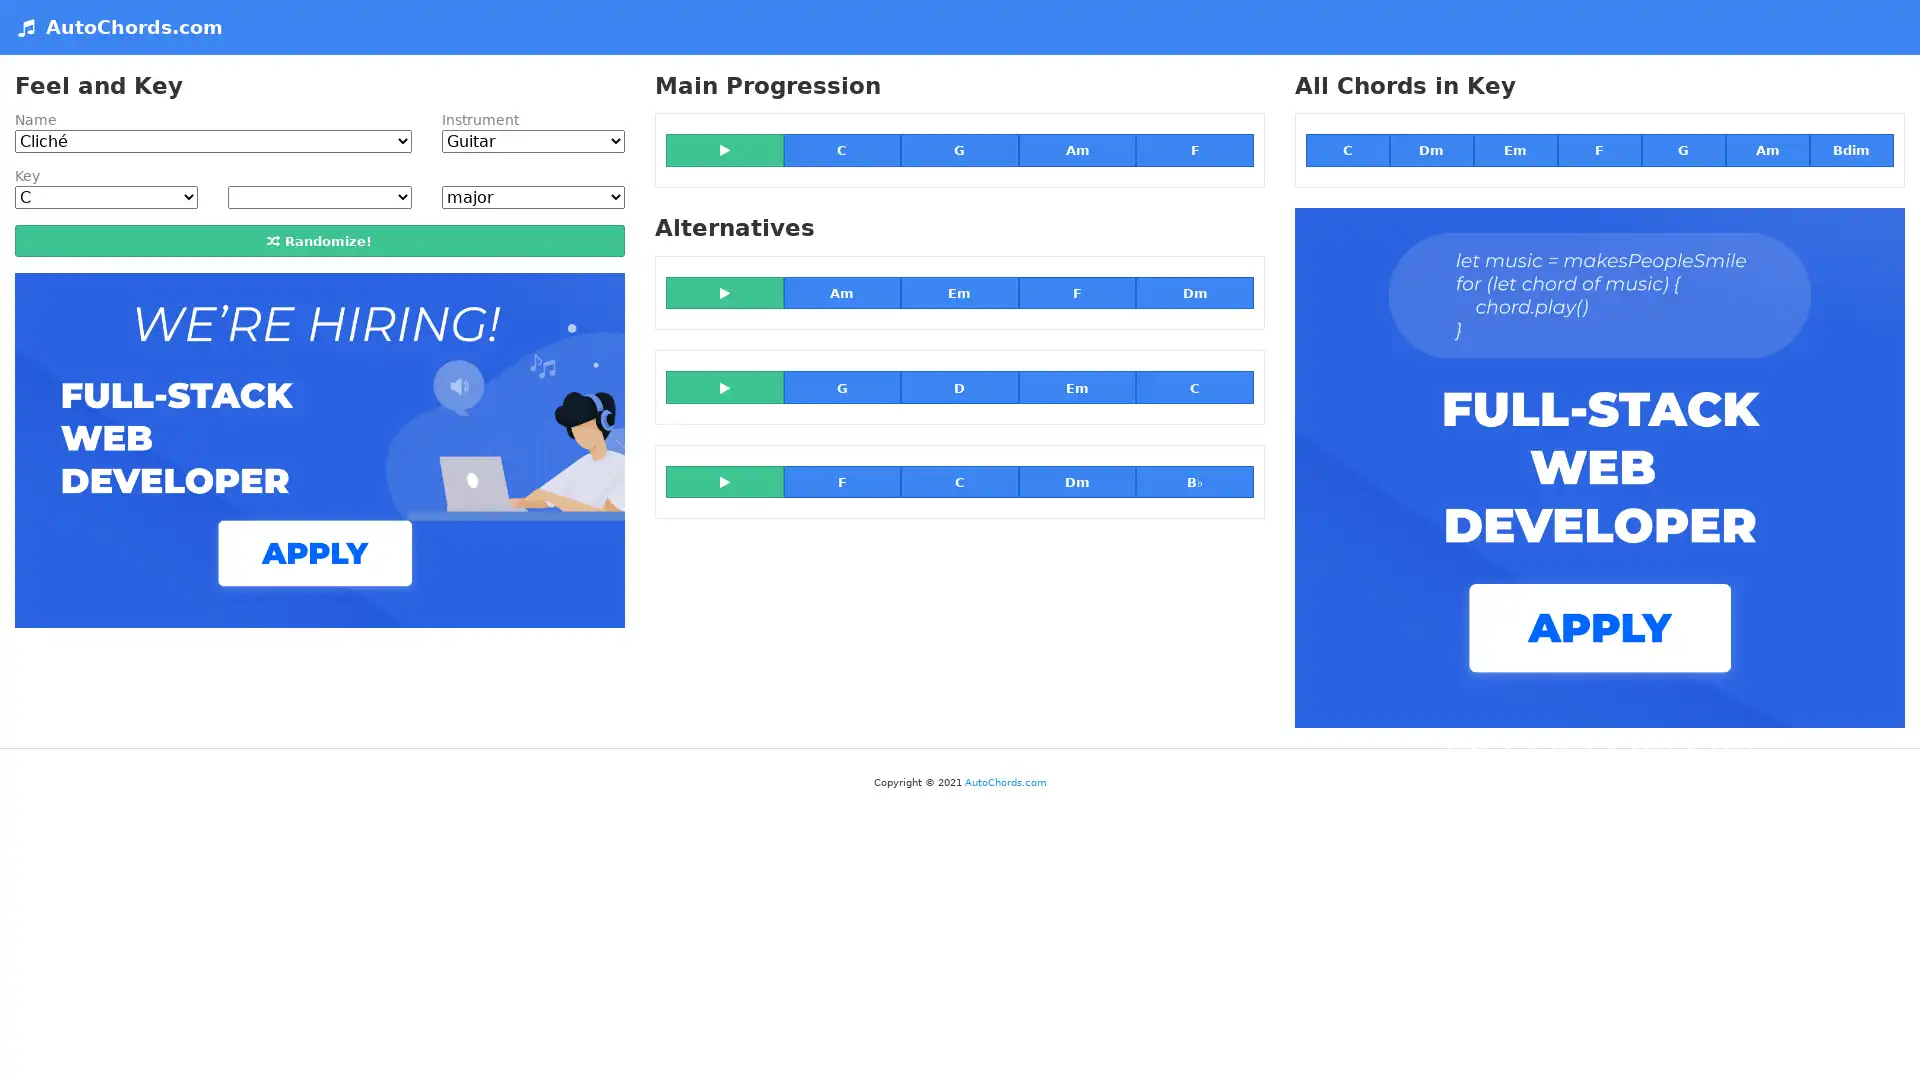 The image size is (1920, 1080). Describe the element at coordinates (1766, 149) in the screenshot. I see `Am` at that location.